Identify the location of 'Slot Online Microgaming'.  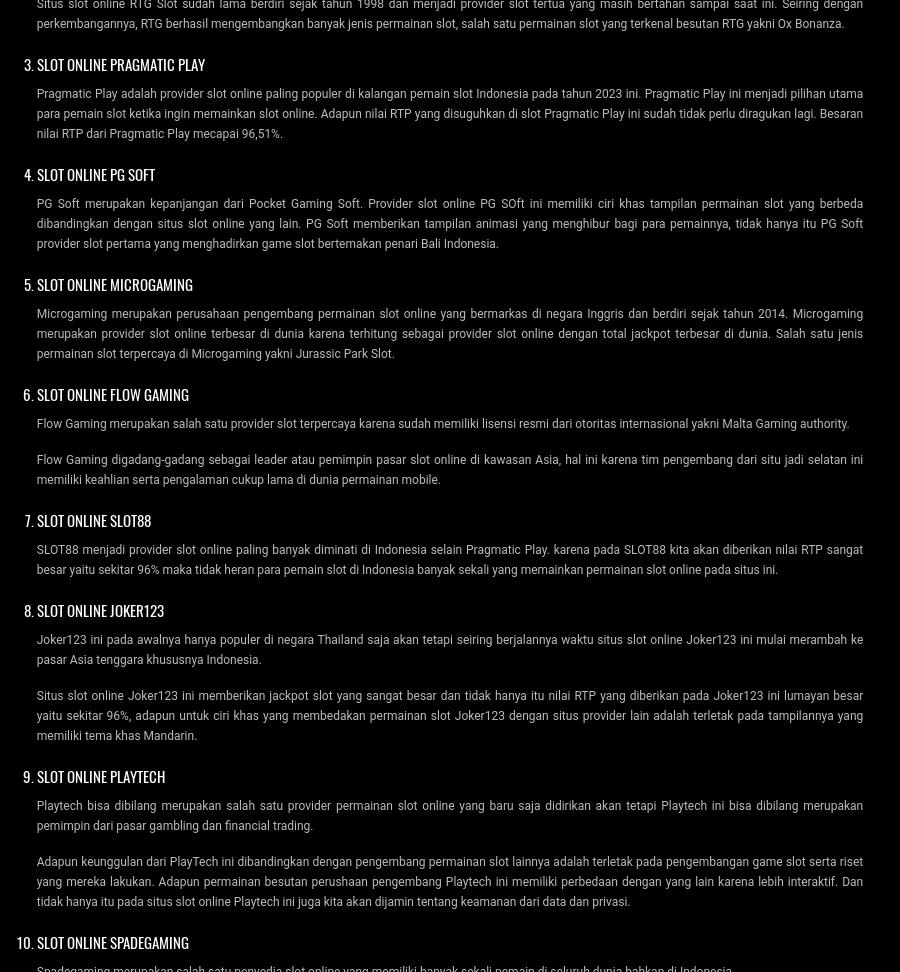
(114, 283).